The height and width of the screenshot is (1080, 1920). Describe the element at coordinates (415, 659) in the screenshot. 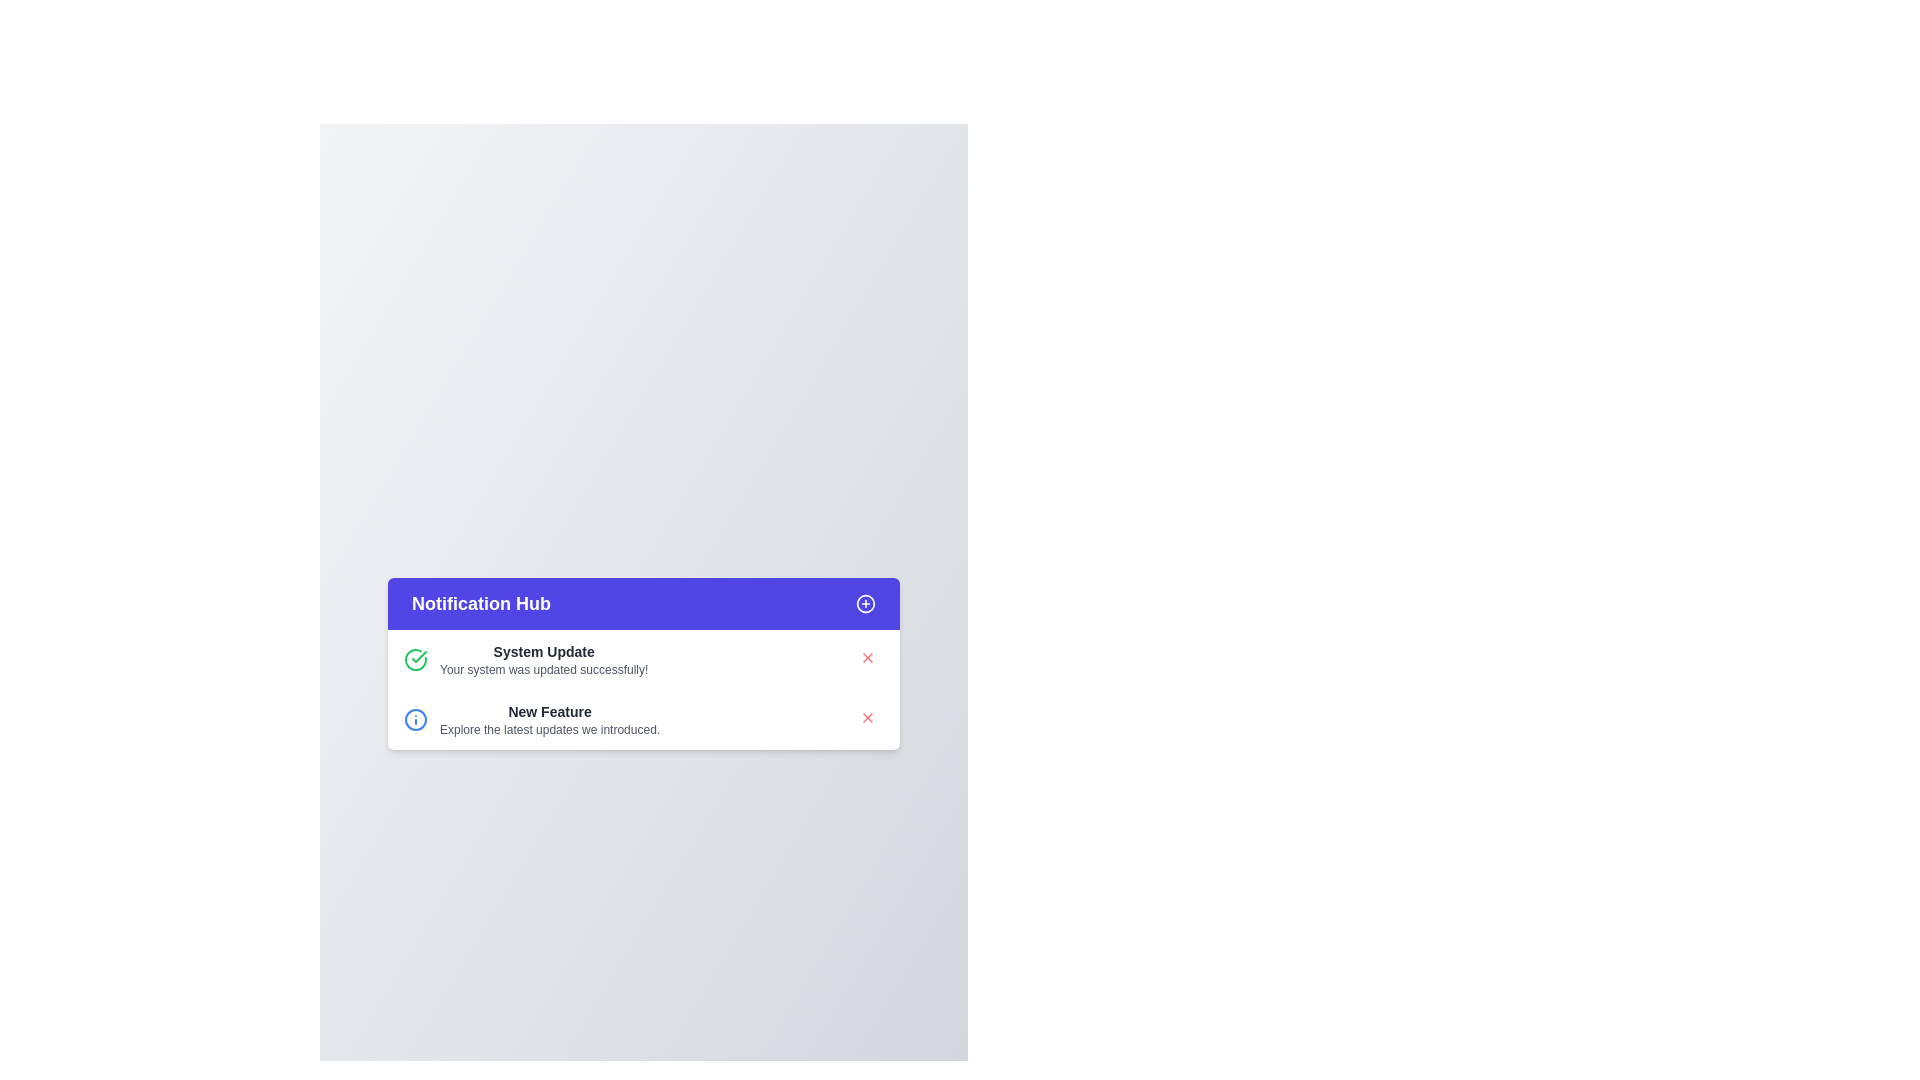

I see `the success update icon located to the left of the 'System Update' text, which indicates that the system update was completed successfully` at that location.